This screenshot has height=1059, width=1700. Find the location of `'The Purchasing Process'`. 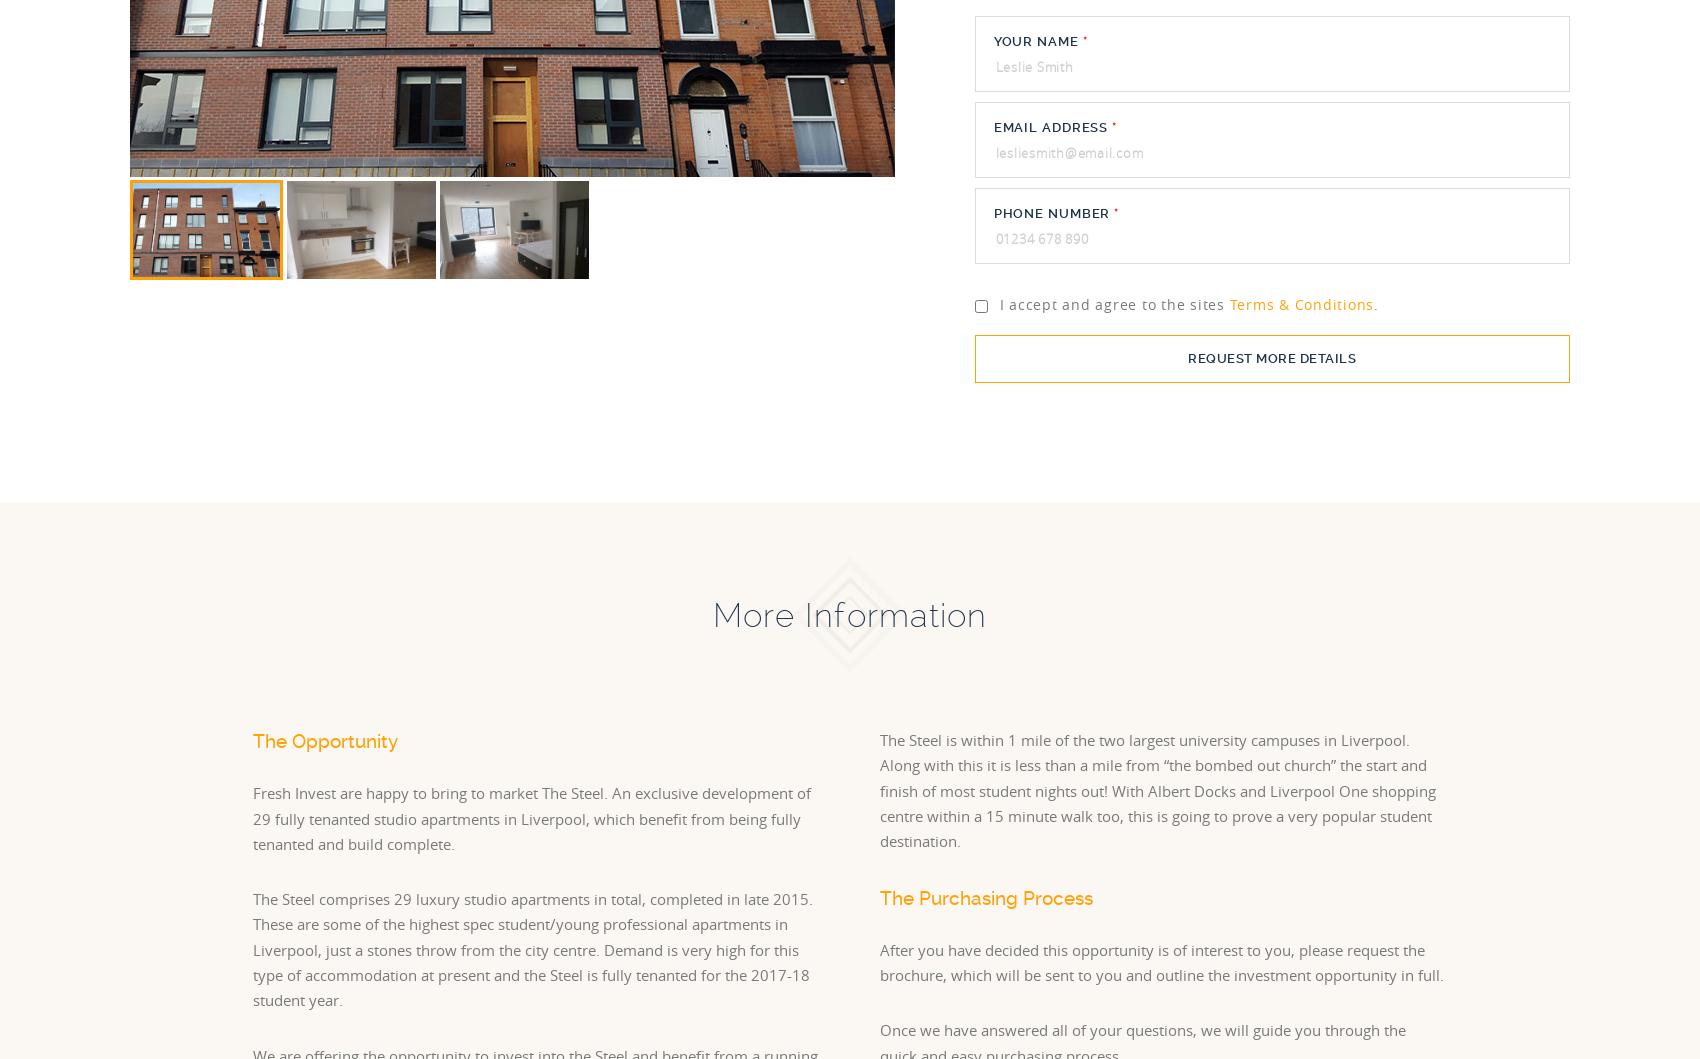

'The Purchasing Process' is located at coordinates (985, 898).